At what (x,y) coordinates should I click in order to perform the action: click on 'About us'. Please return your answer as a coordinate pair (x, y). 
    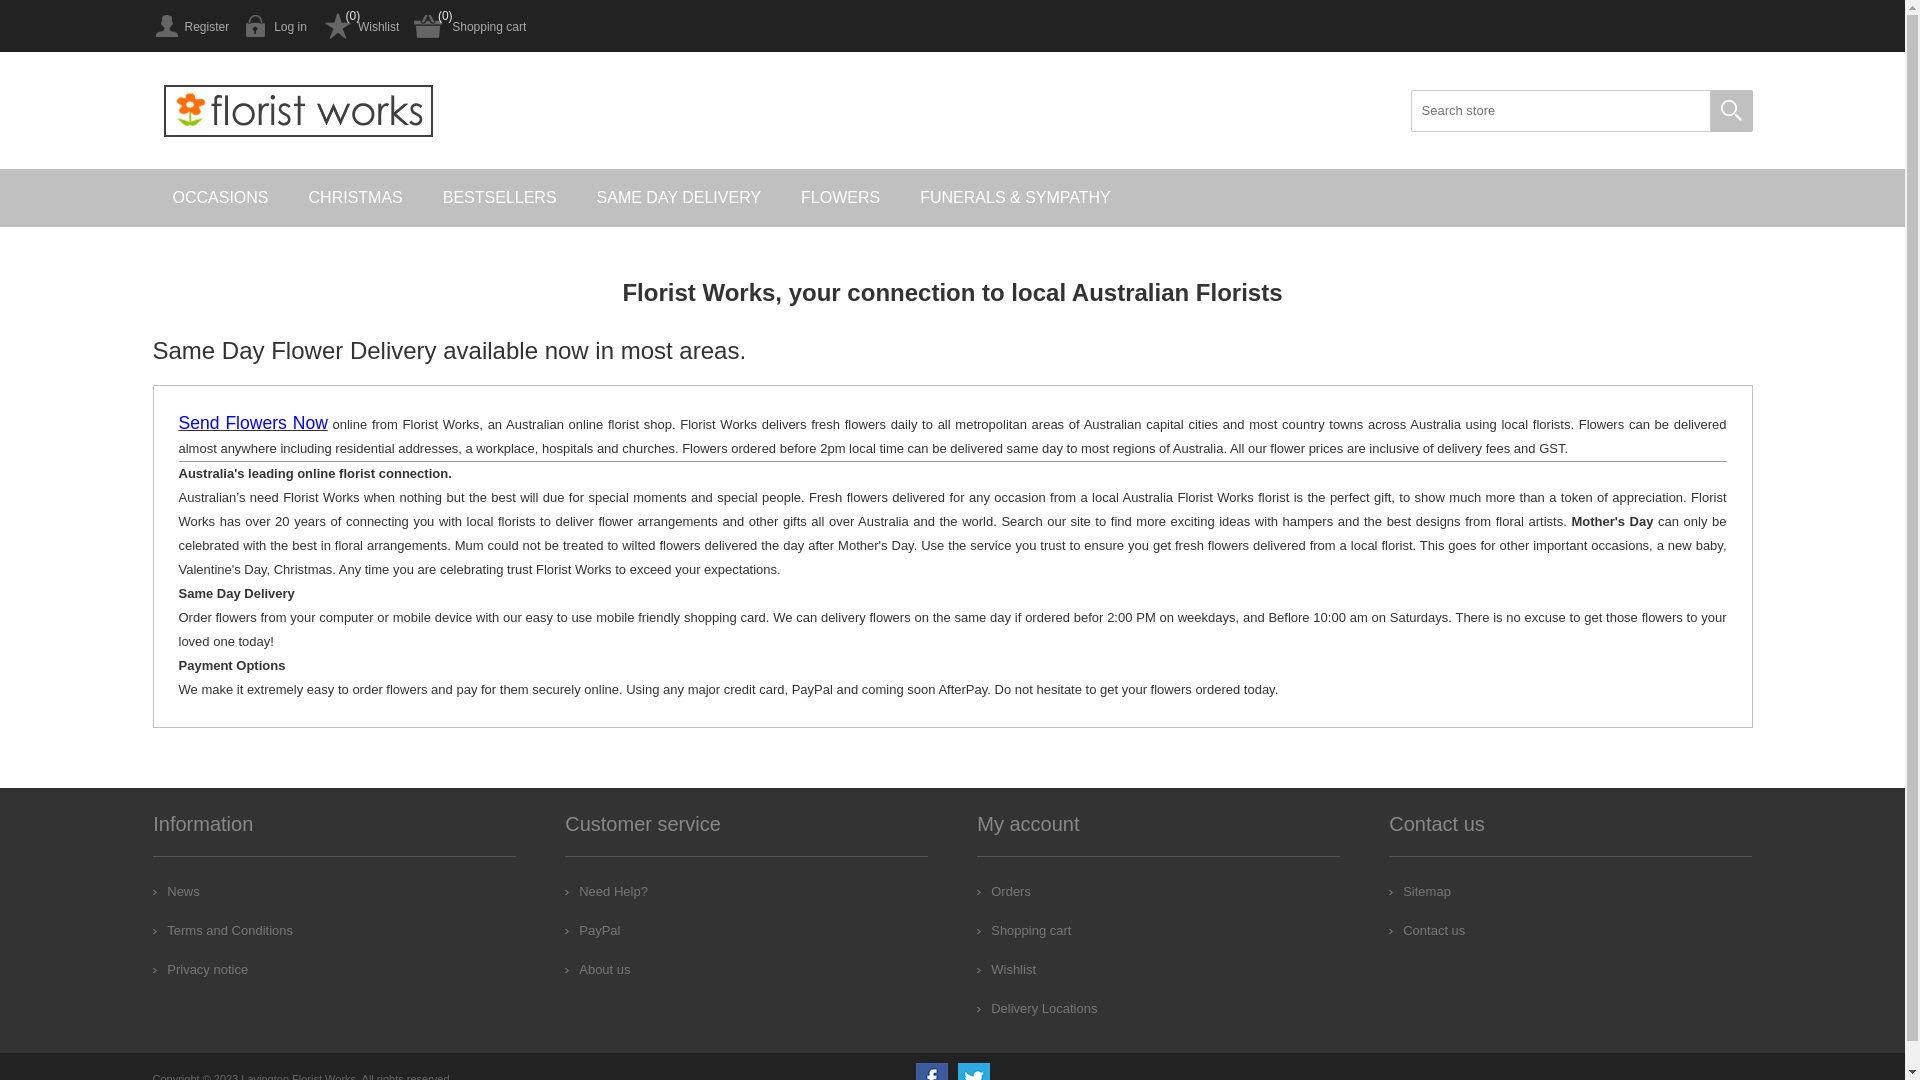
    Looking at the image, I should click on (596, 968).